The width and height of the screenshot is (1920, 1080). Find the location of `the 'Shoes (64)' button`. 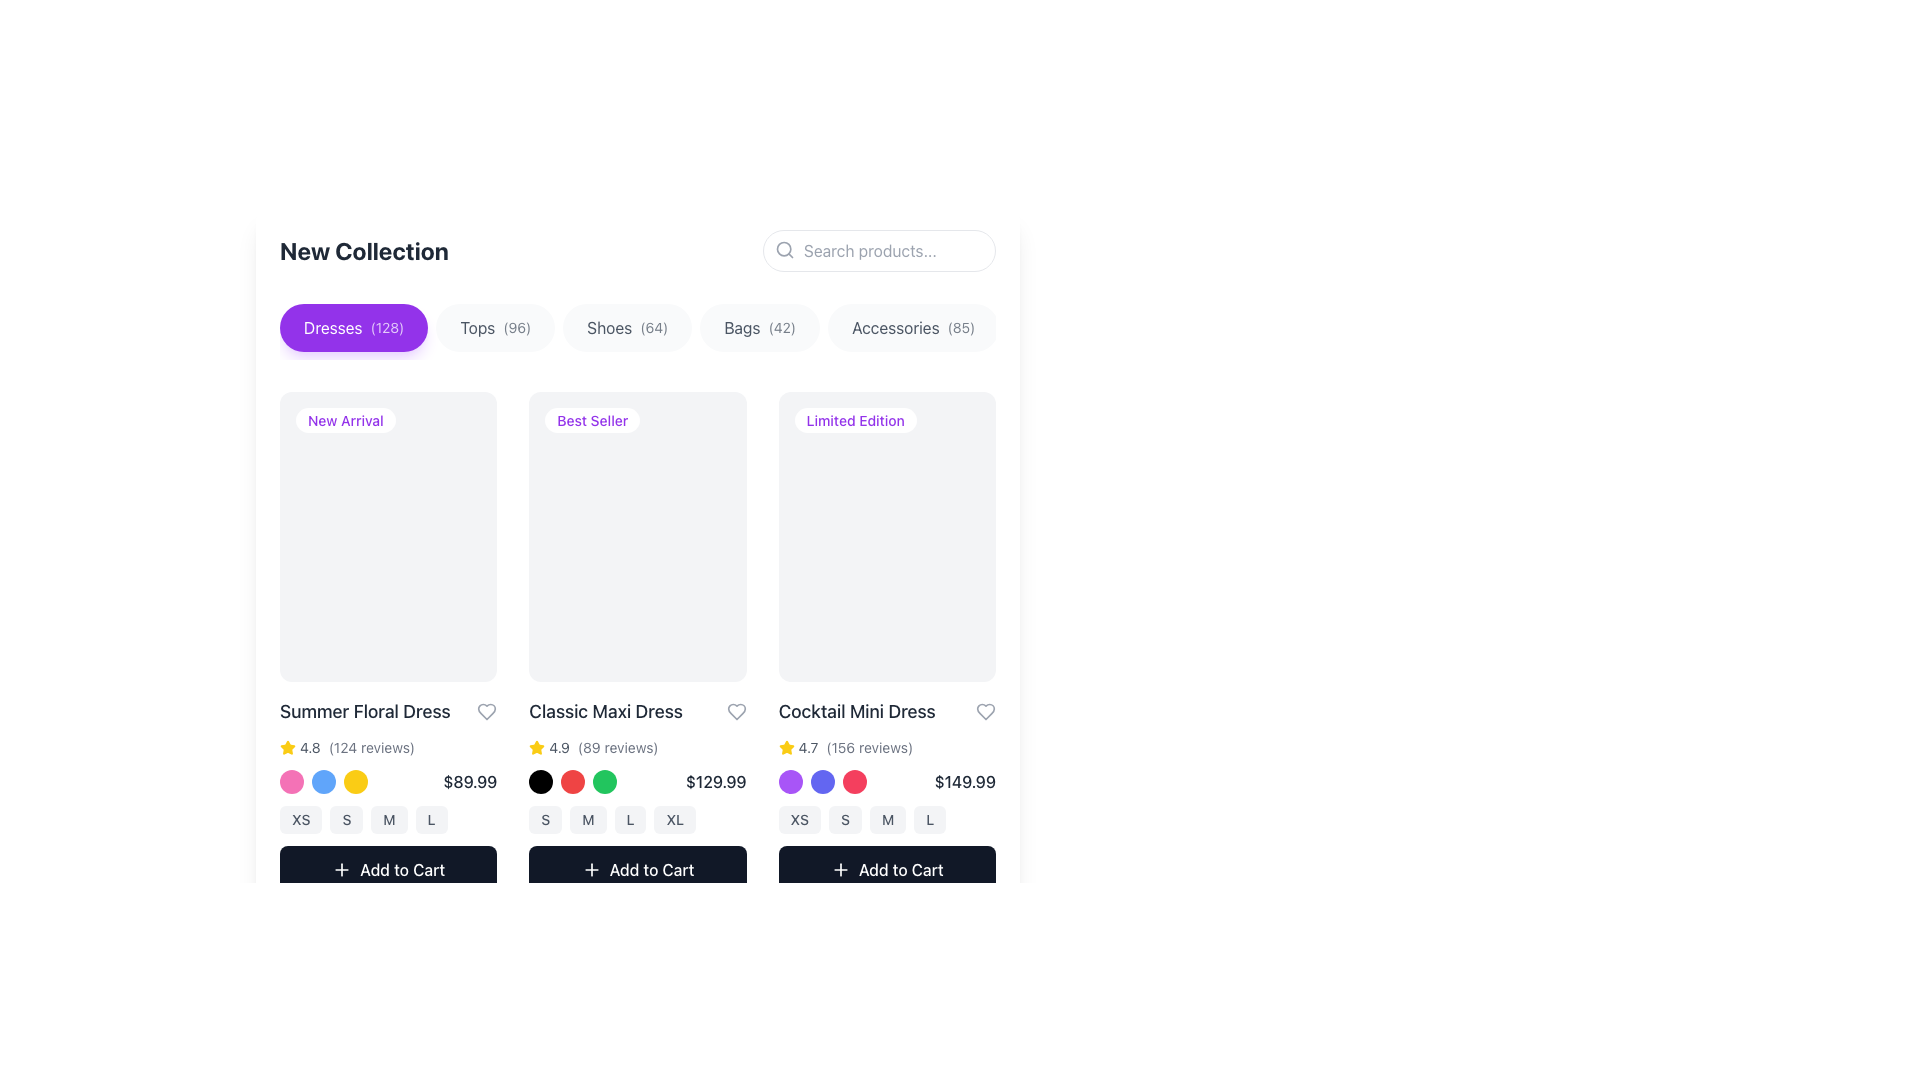

the 'Shoes (64)' button is located at coordinates (637, 330).